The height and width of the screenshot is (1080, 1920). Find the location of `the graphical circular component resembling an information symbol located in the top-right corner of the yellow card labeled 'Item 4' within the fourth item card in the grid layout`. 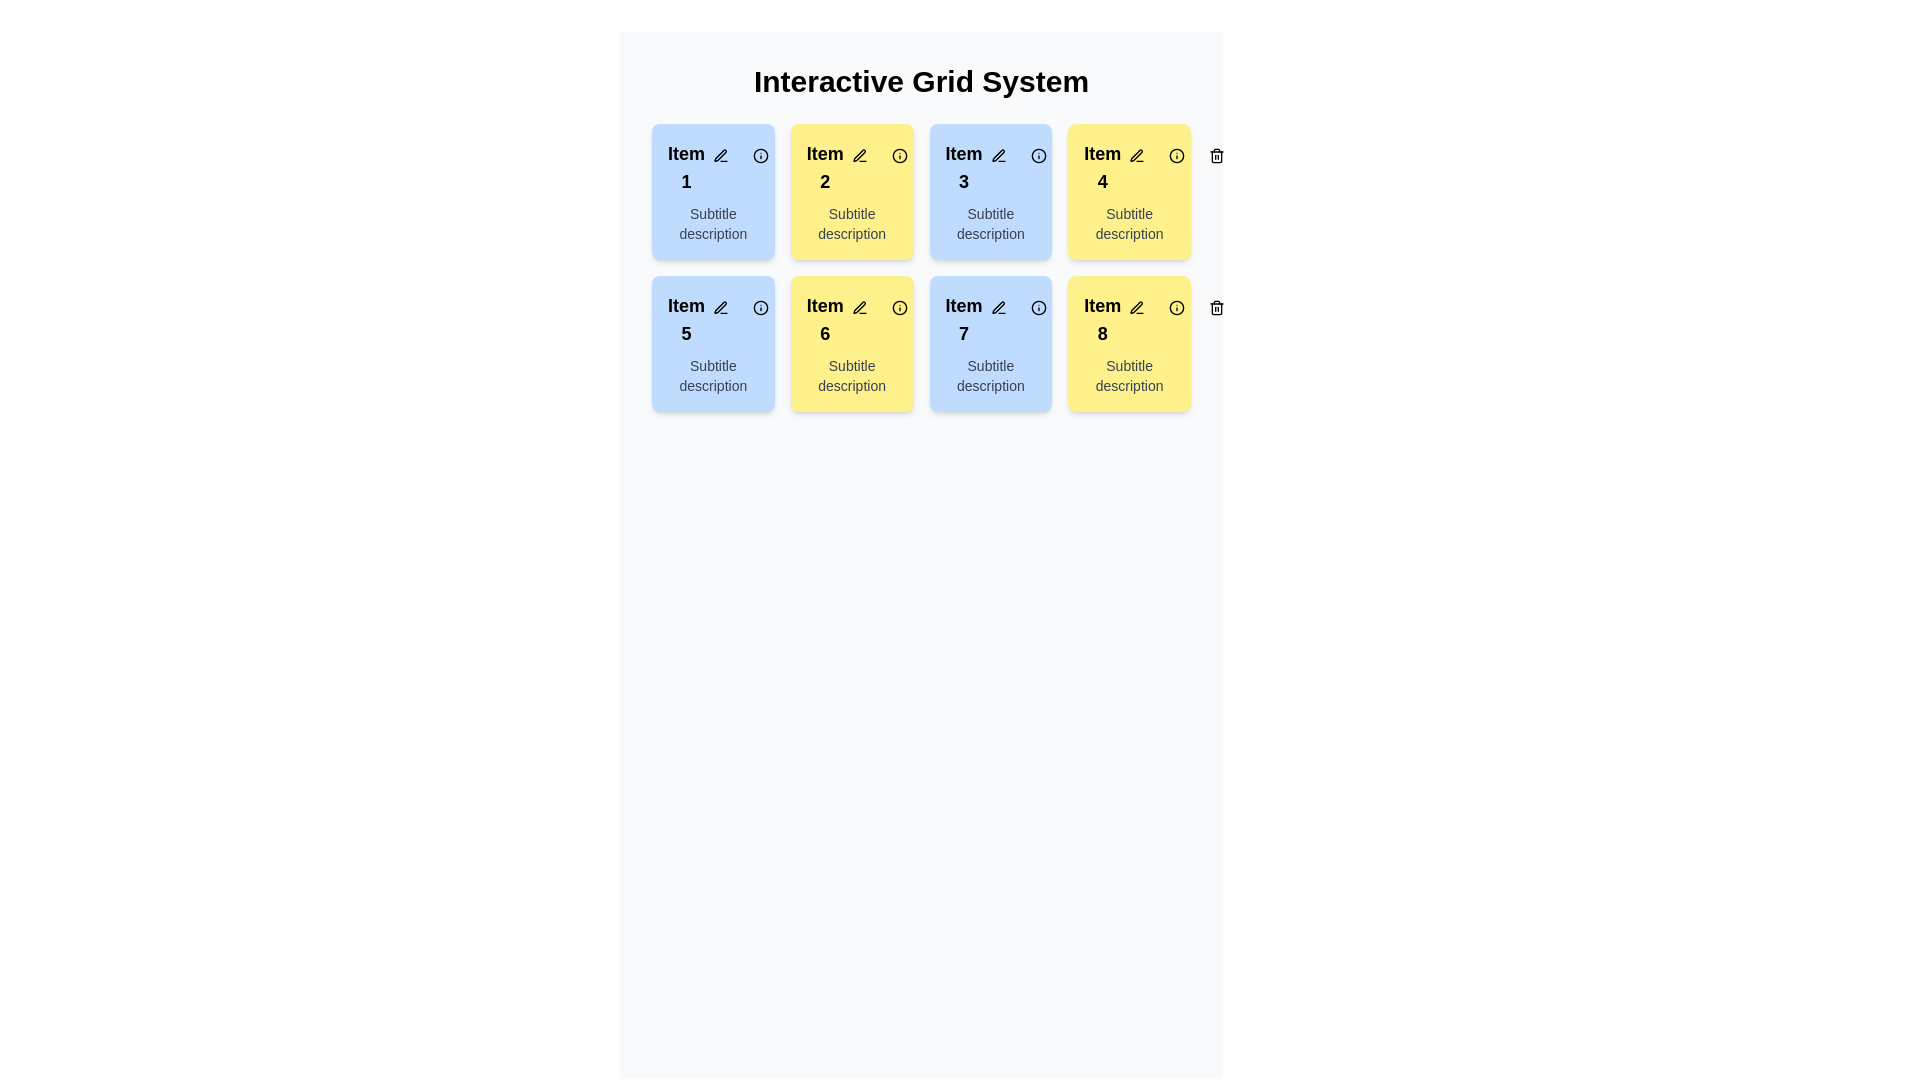

the graphical circular component resembling an information symbol located in the top-right corner of the yellow card labeled 'Item 4' within the fourth item card in the grid layout is located at coordinates (1177, 154).